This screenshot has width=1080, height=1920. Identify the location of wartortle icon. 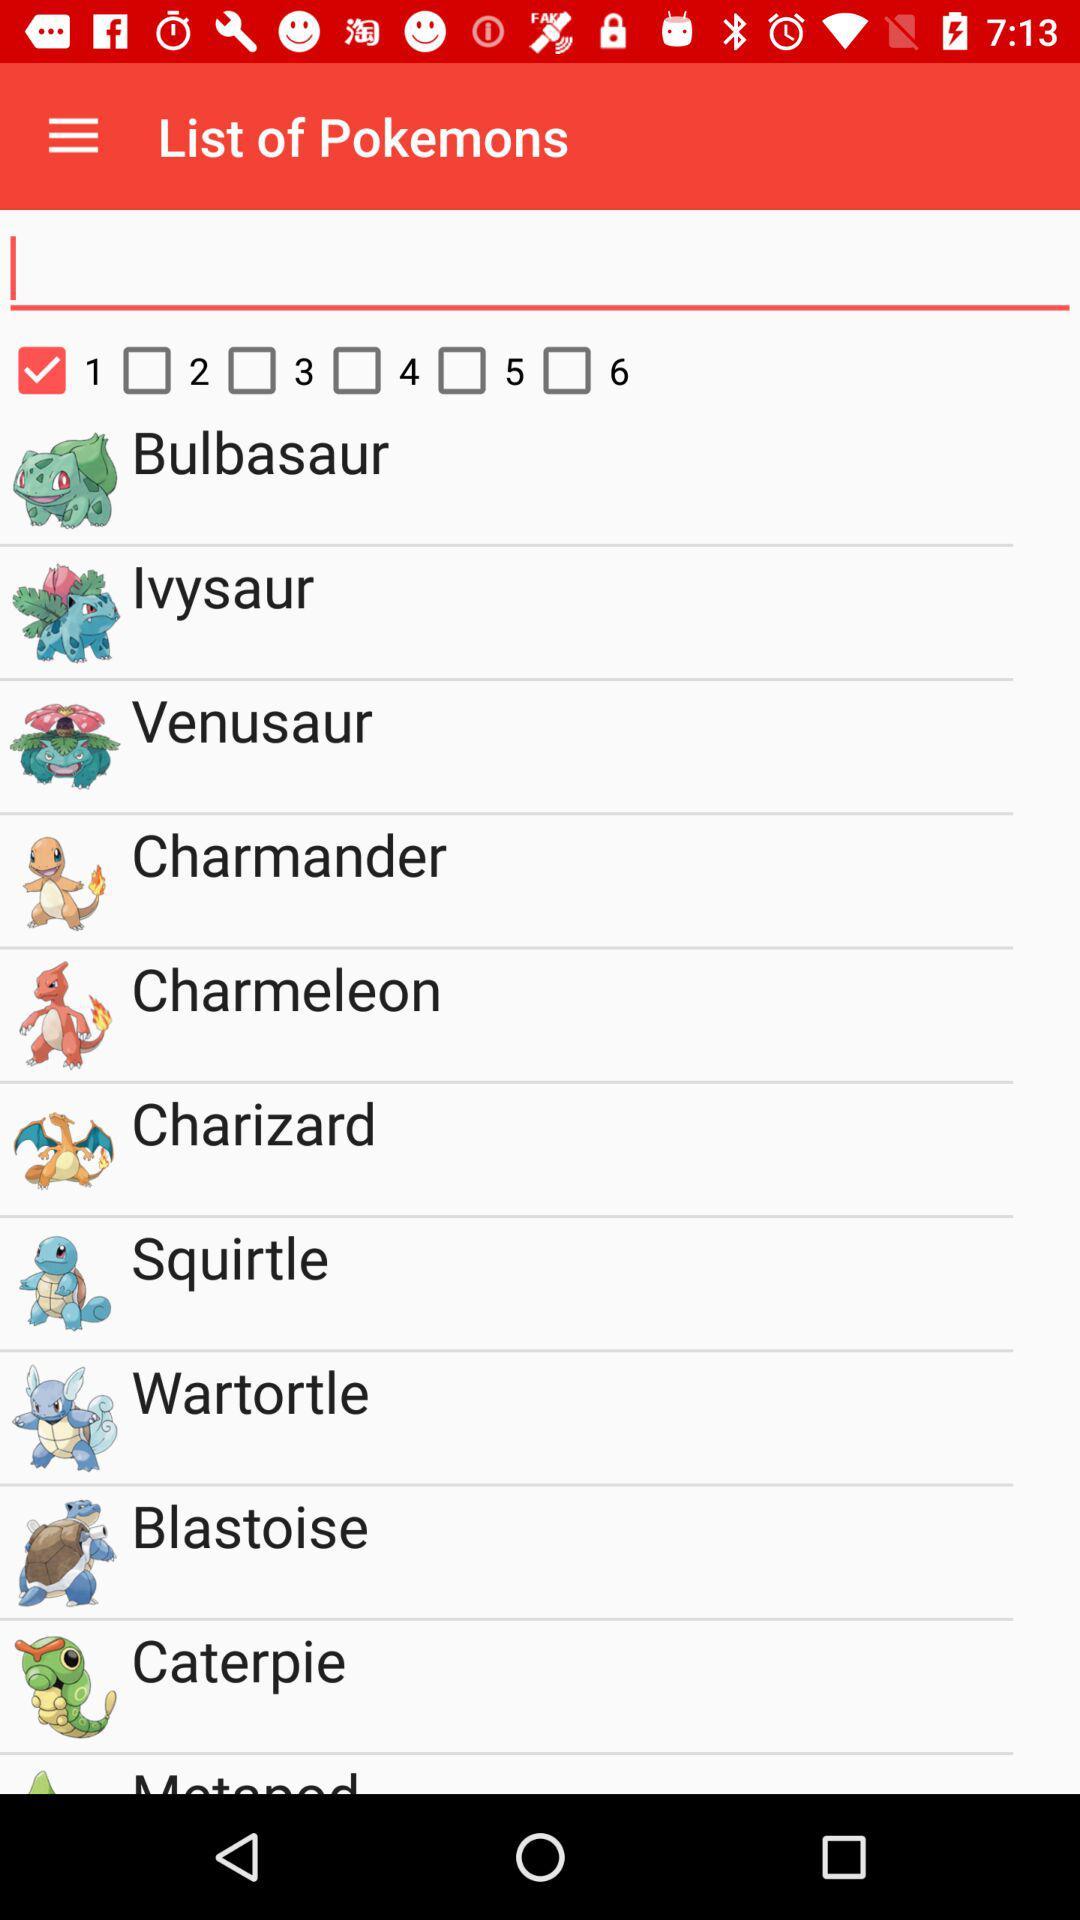
(572, 1416).